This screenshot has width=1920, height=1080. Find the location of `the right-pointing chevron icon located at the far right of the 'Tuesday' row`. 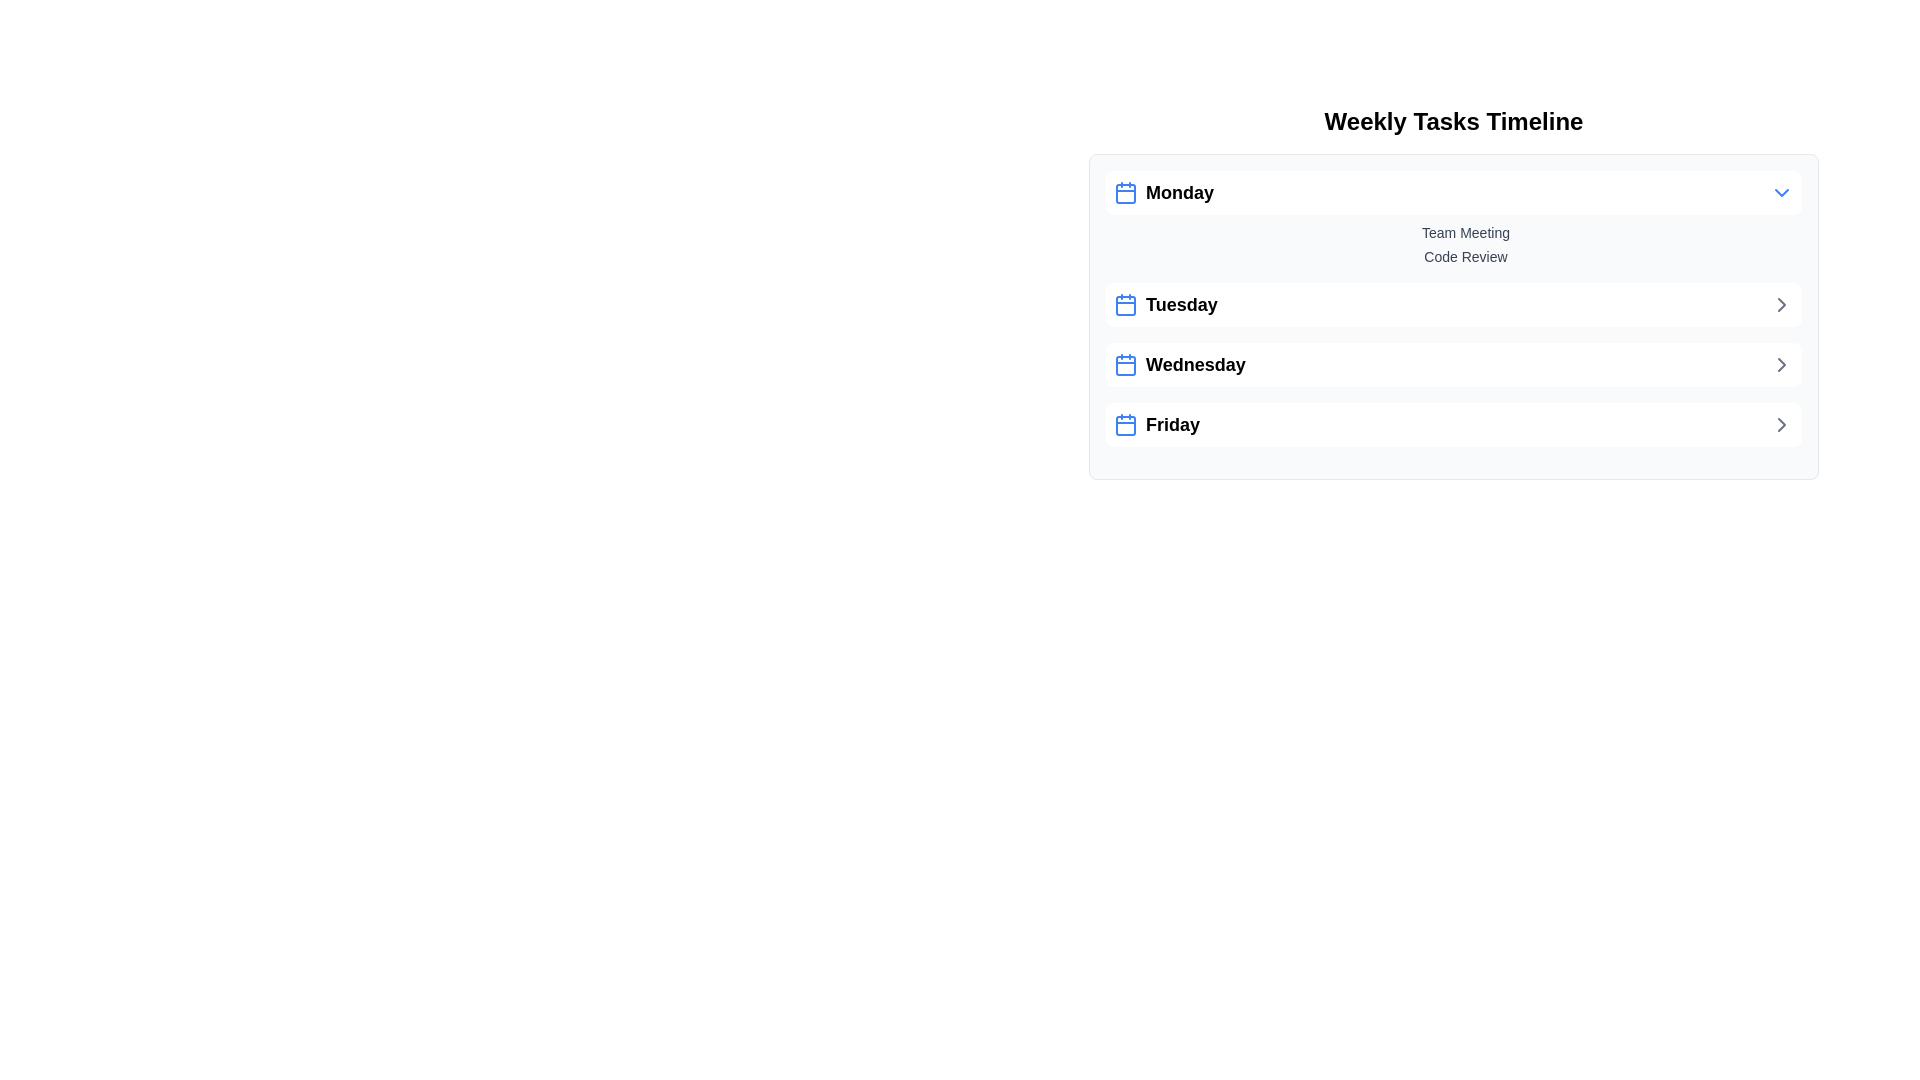

the right-pointing chevron icon located at the far right of the 'Tuesday' row is located at coordinates (1781, 304).